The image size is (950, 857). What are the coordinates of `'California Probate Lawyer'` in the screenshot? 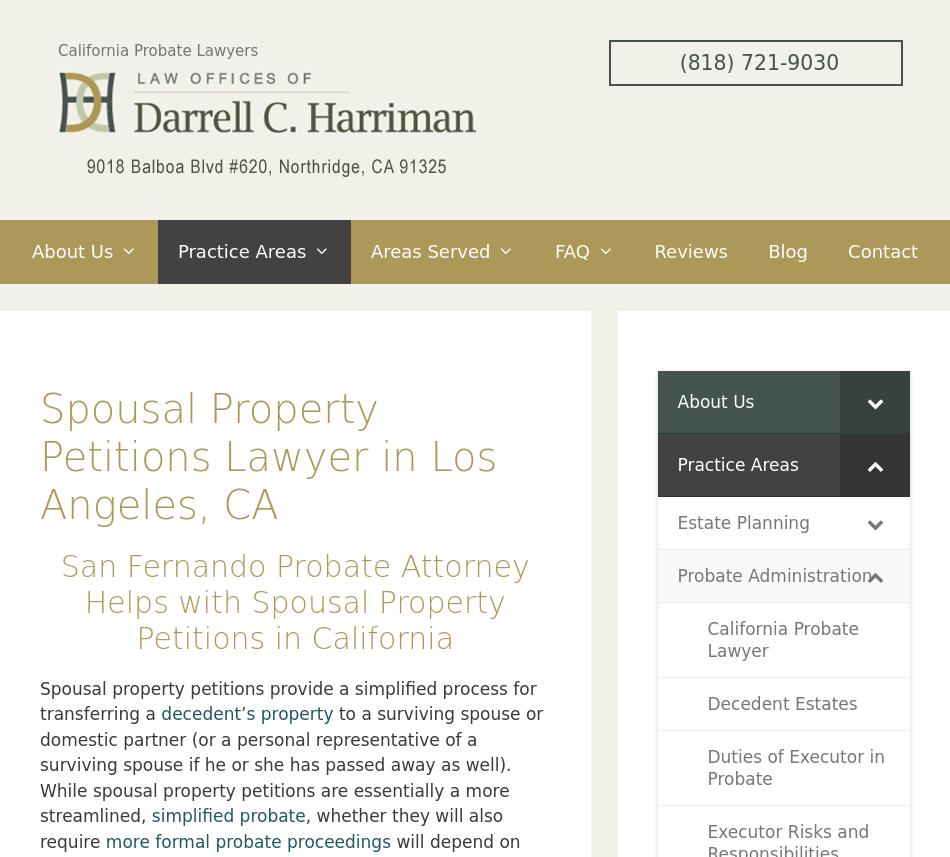 It's located at (781, 638).